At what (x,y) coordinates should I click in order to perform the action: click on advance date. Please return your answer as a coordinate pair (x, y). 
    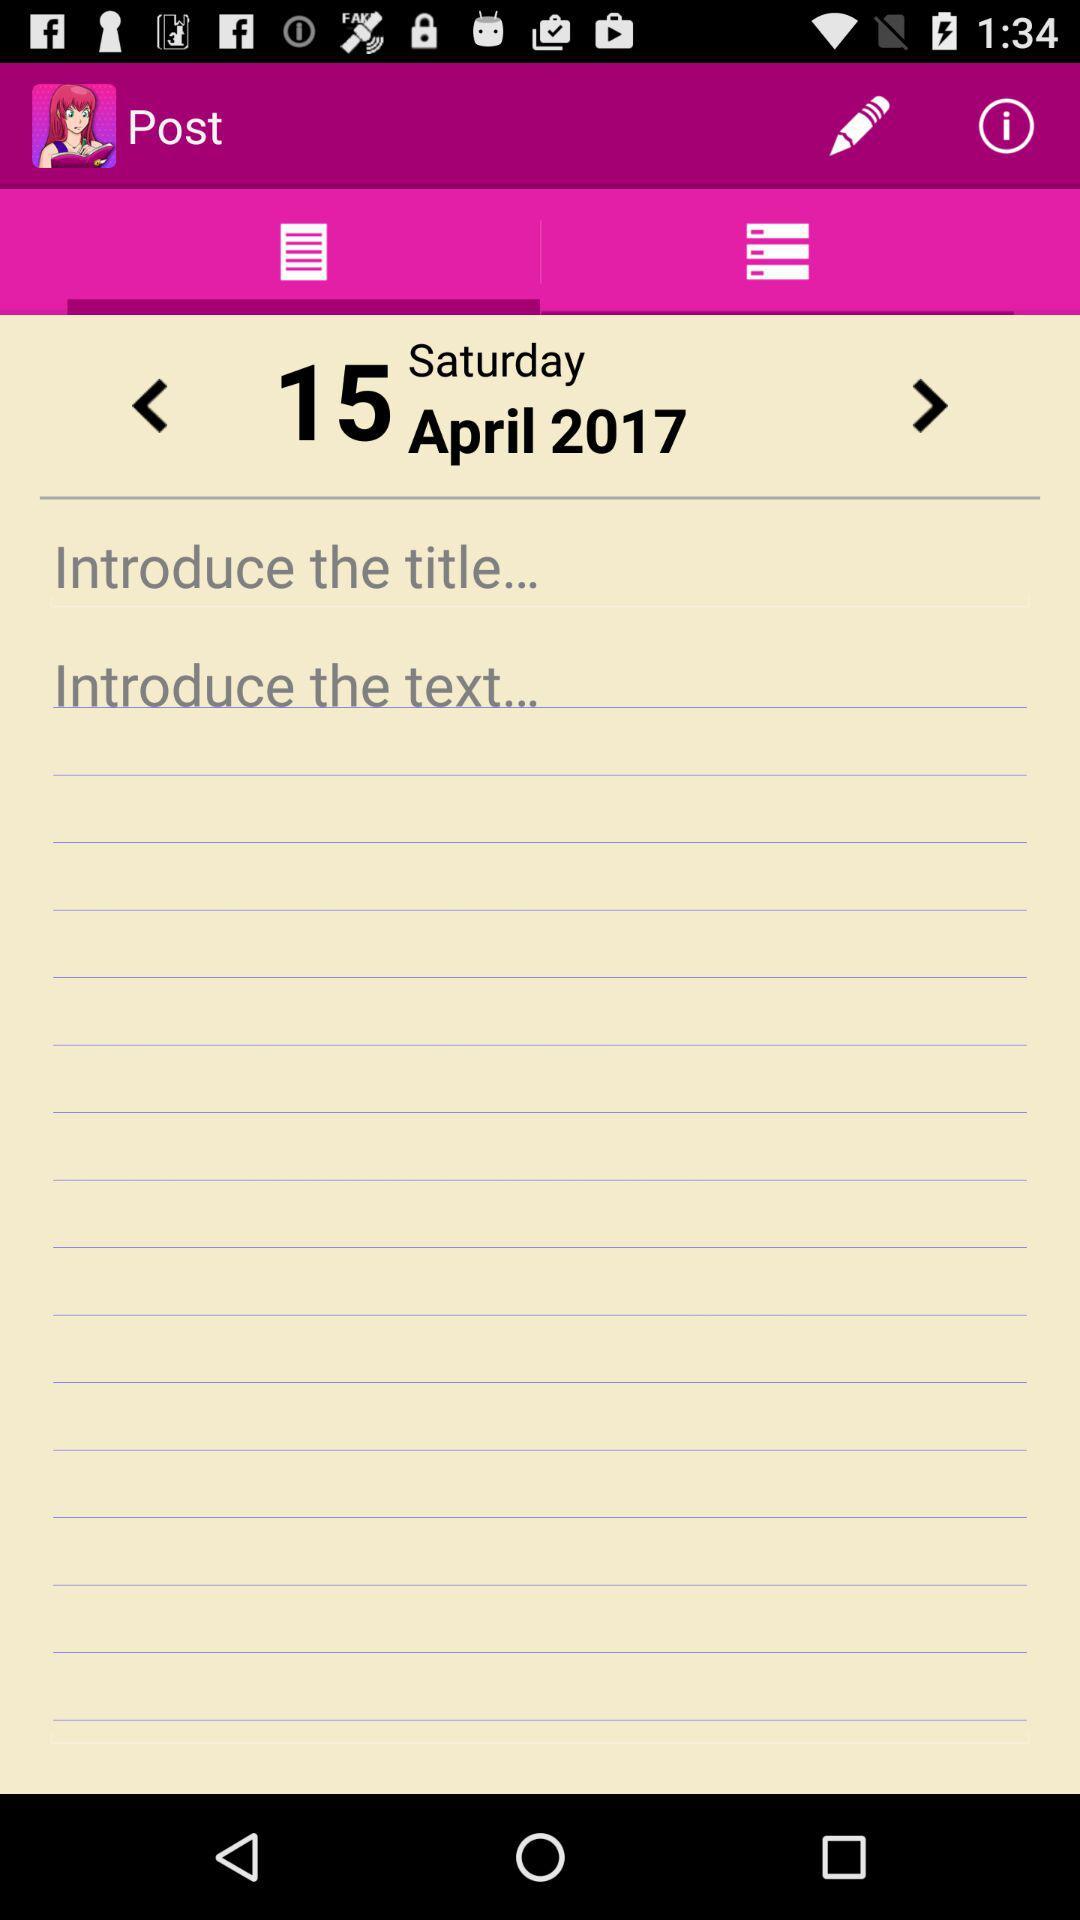
    Looking at the image, I should click on (929, 404).